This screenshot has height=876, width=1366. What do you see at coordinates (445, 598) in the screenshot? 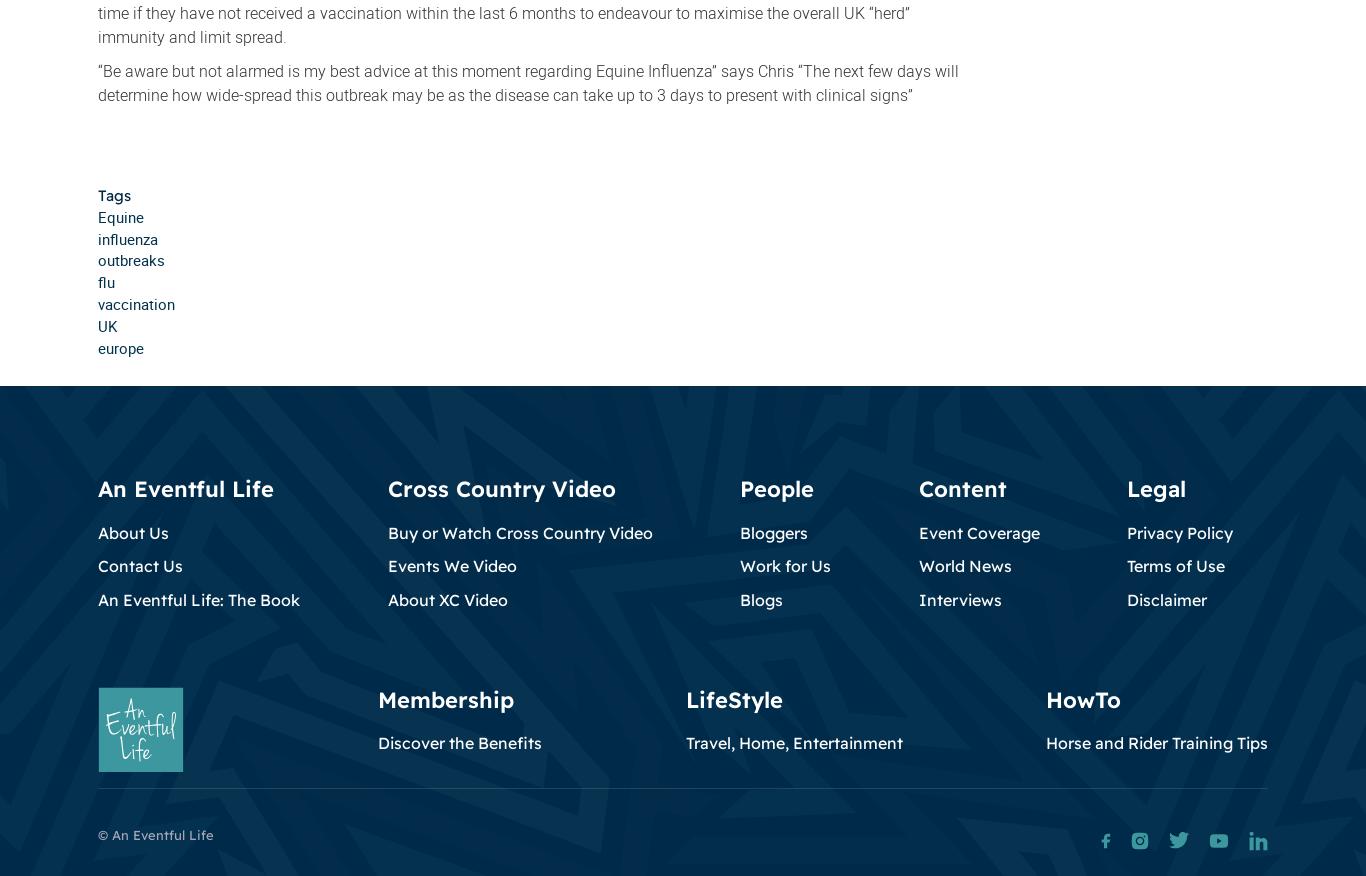
I see `'About XC Video'` at bounding box center [445, 598].